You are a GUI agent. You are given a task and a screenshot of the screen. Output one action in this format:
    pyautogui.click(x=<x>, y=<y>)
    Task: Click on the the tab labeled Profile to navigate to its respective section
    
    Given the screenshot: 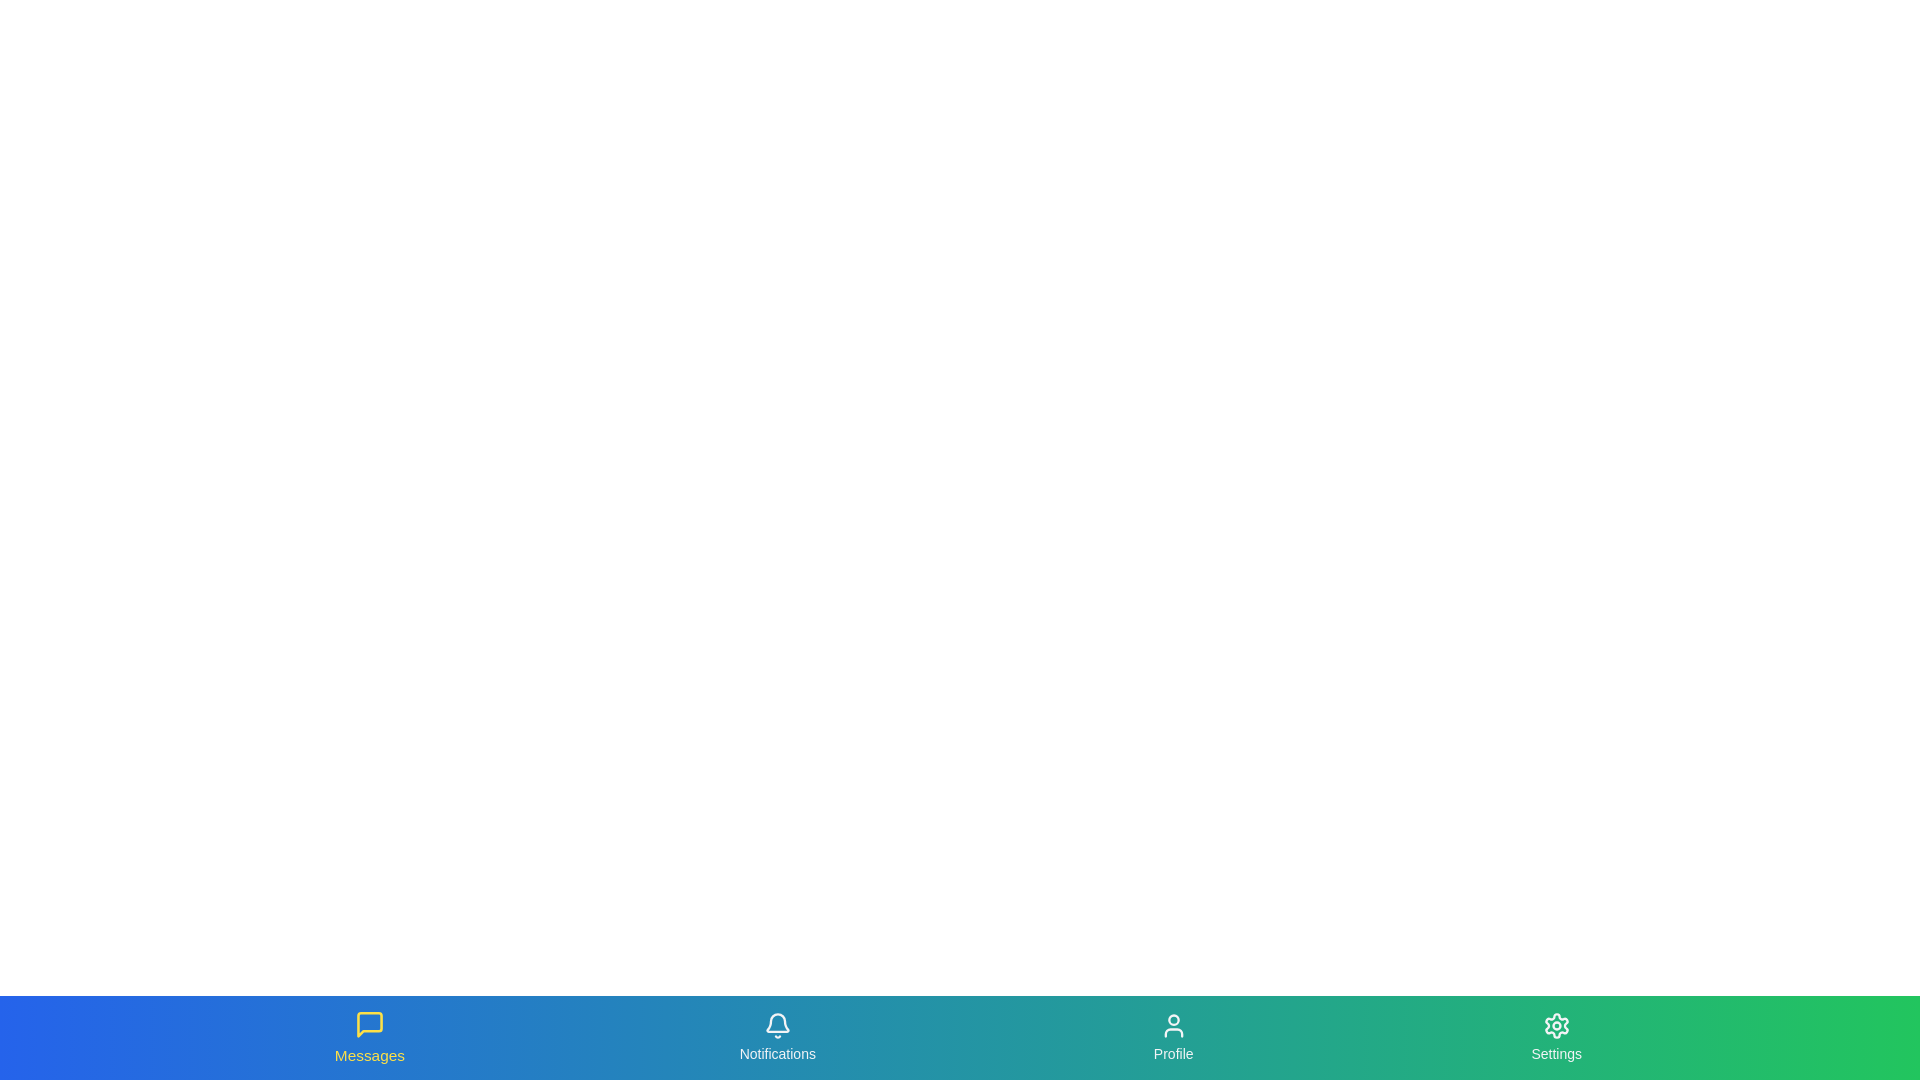 What is the action you would take?
    pyautogui.click(x=1173, y=1036)
    